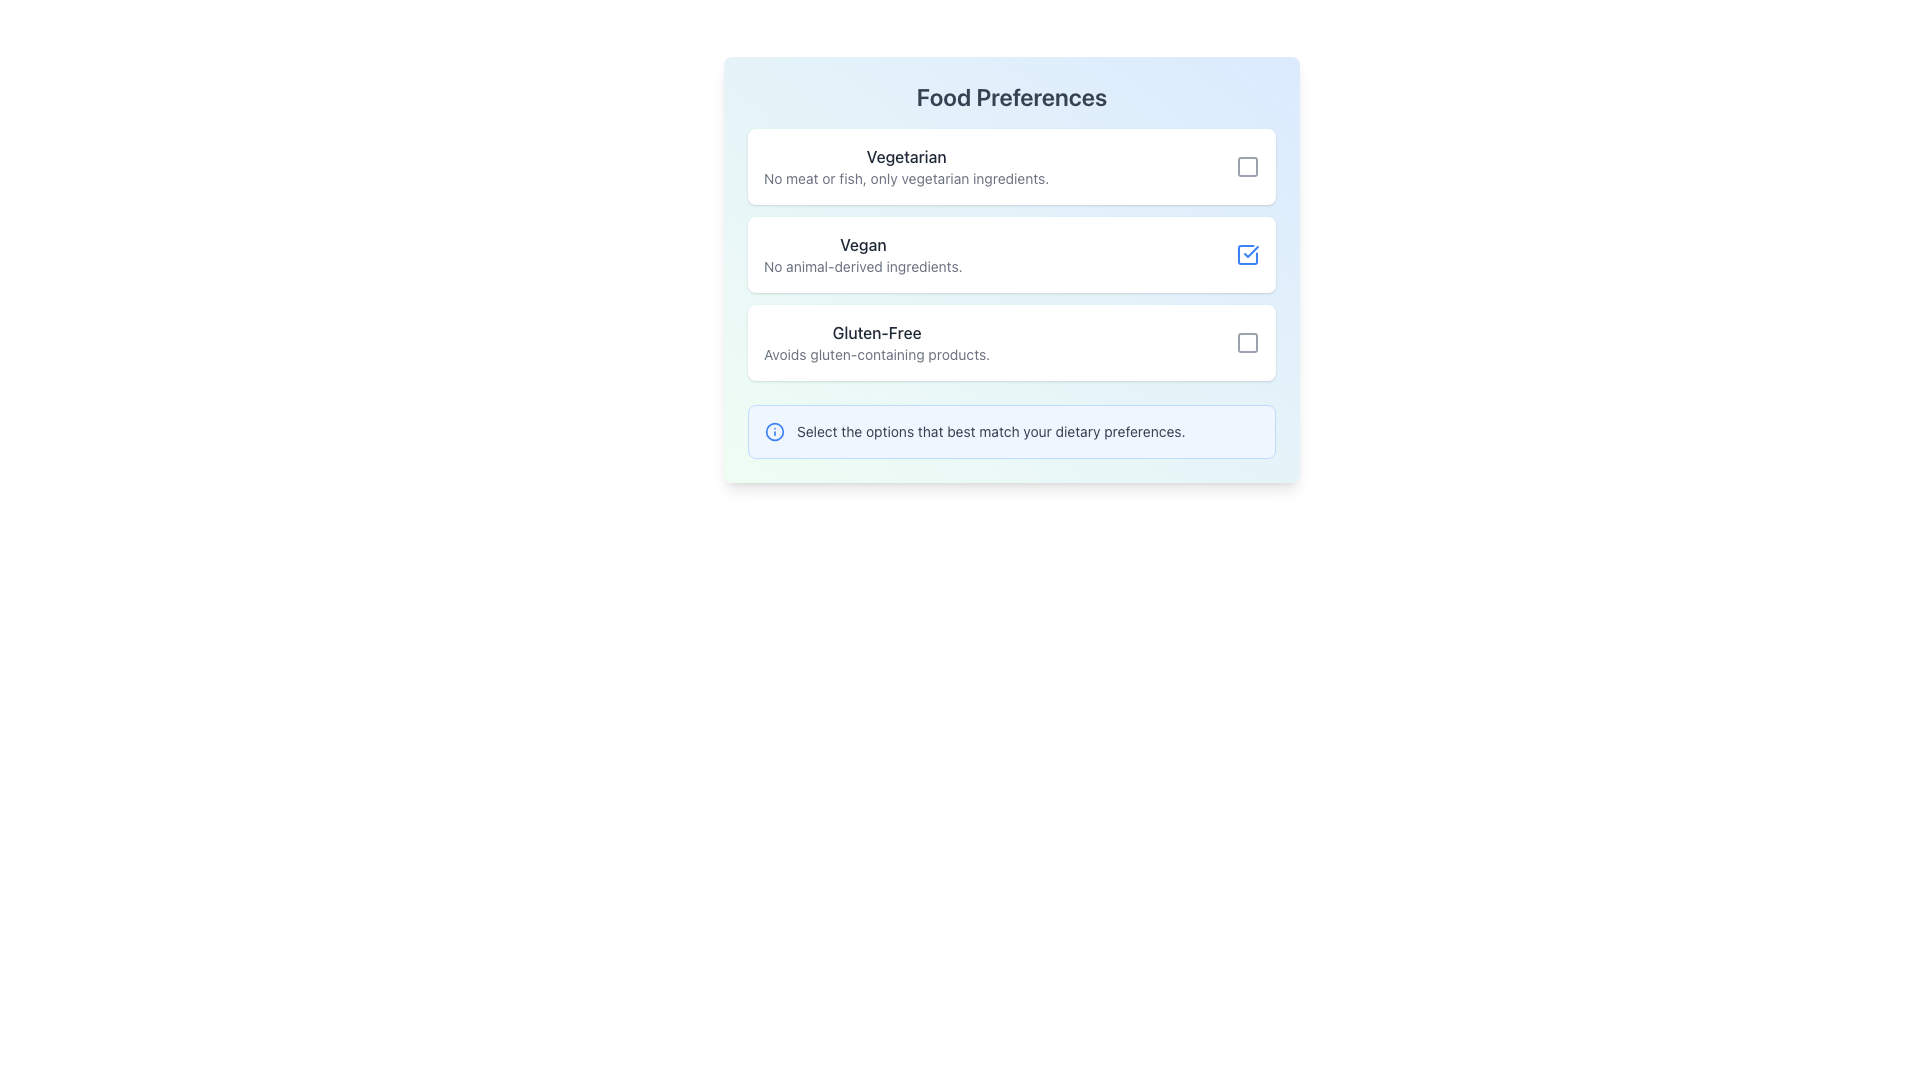 The width and height of the screenshot is (1920, 1080). What do you see at coordinates (1247, 253) in the screenshot?
I see `the selected checkbox with a blue outline and checkmark inside the 'Vegan' preference section` at bounding box center [1247, 253].